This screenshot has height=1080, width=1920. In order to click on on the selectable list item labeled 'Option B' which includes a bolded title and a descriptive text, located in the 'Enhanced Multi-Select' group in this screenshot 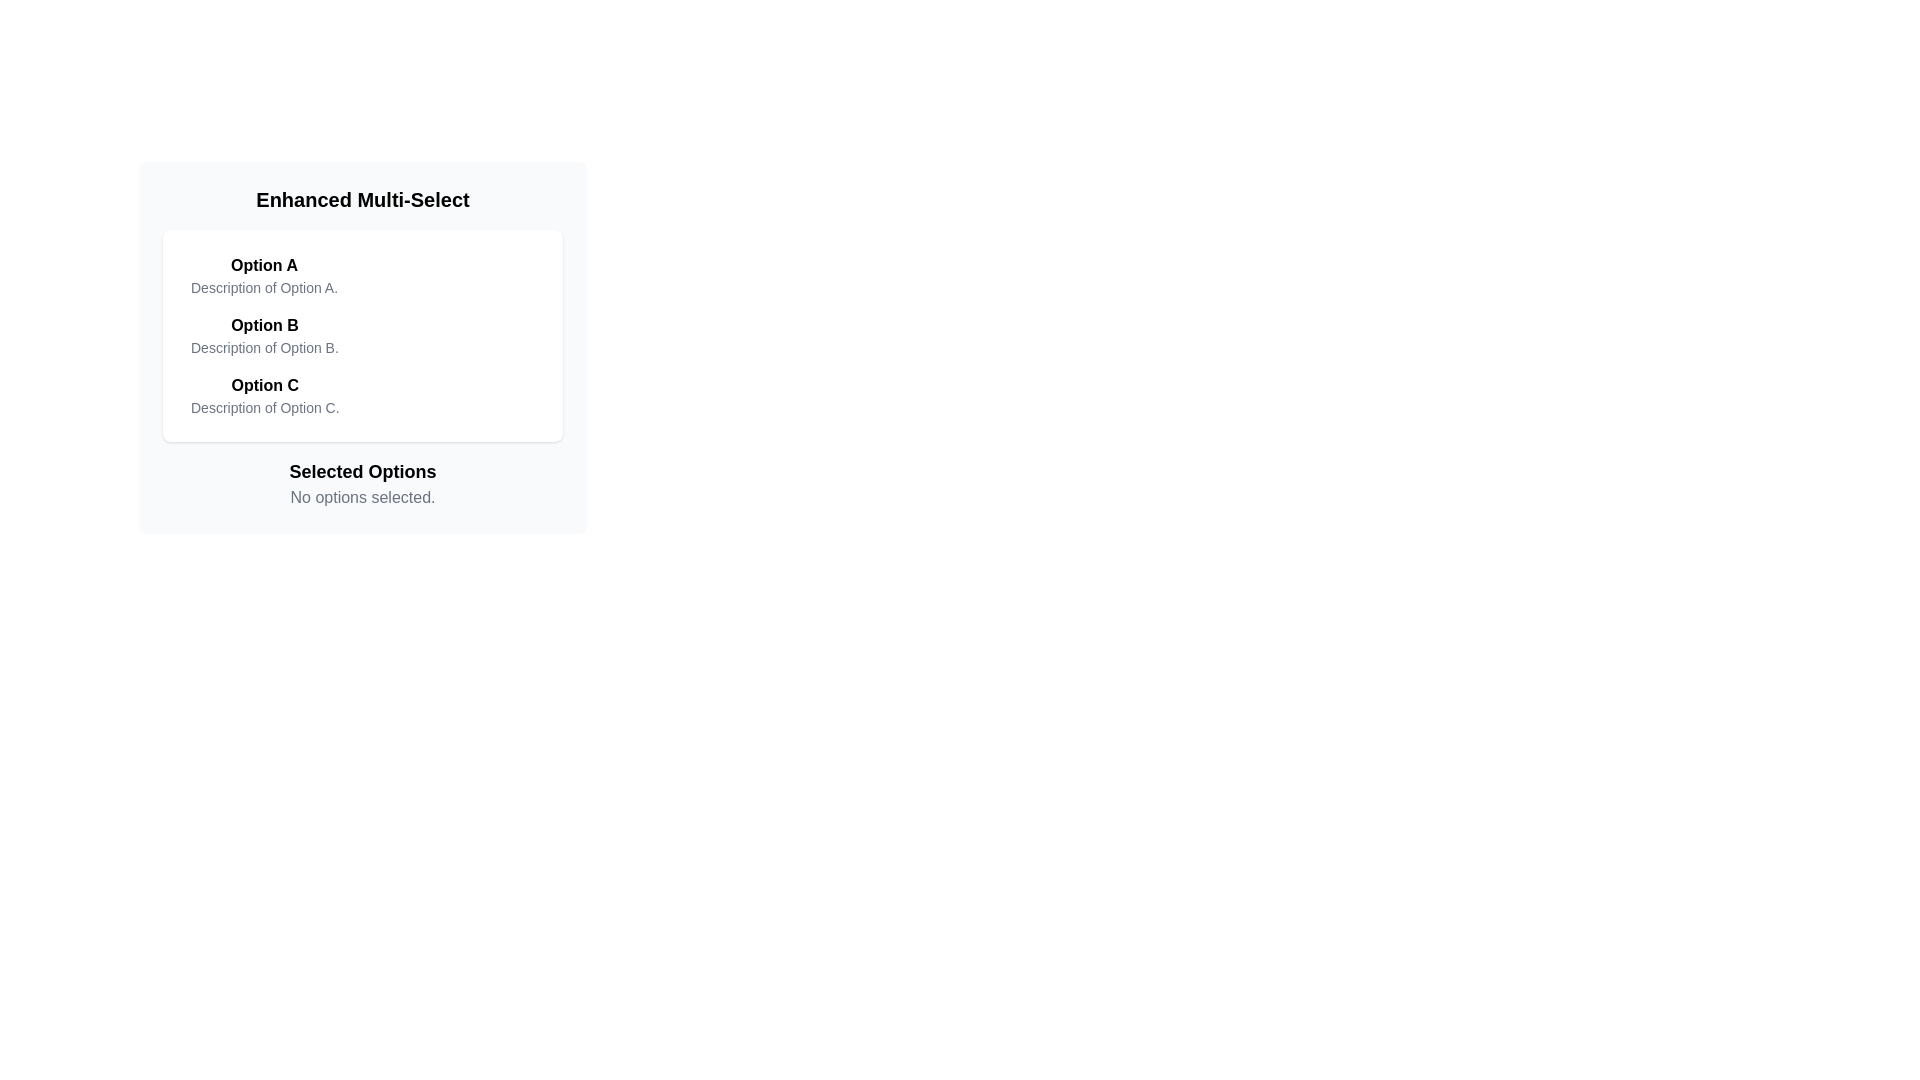, I will do `click(263, 334)`.